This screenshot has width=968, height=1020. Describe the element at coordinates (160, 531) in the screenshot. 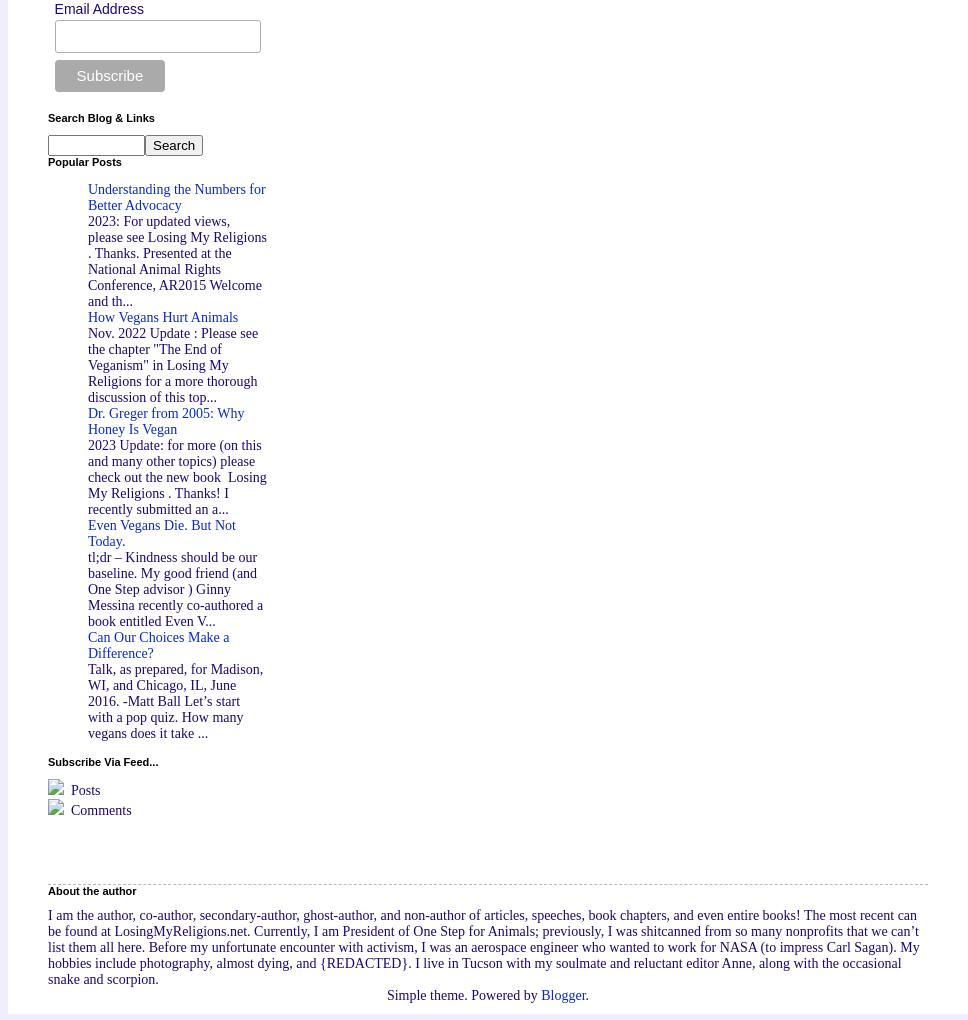

I see `'Even Vegans Die. But Not Today.'` at that location.